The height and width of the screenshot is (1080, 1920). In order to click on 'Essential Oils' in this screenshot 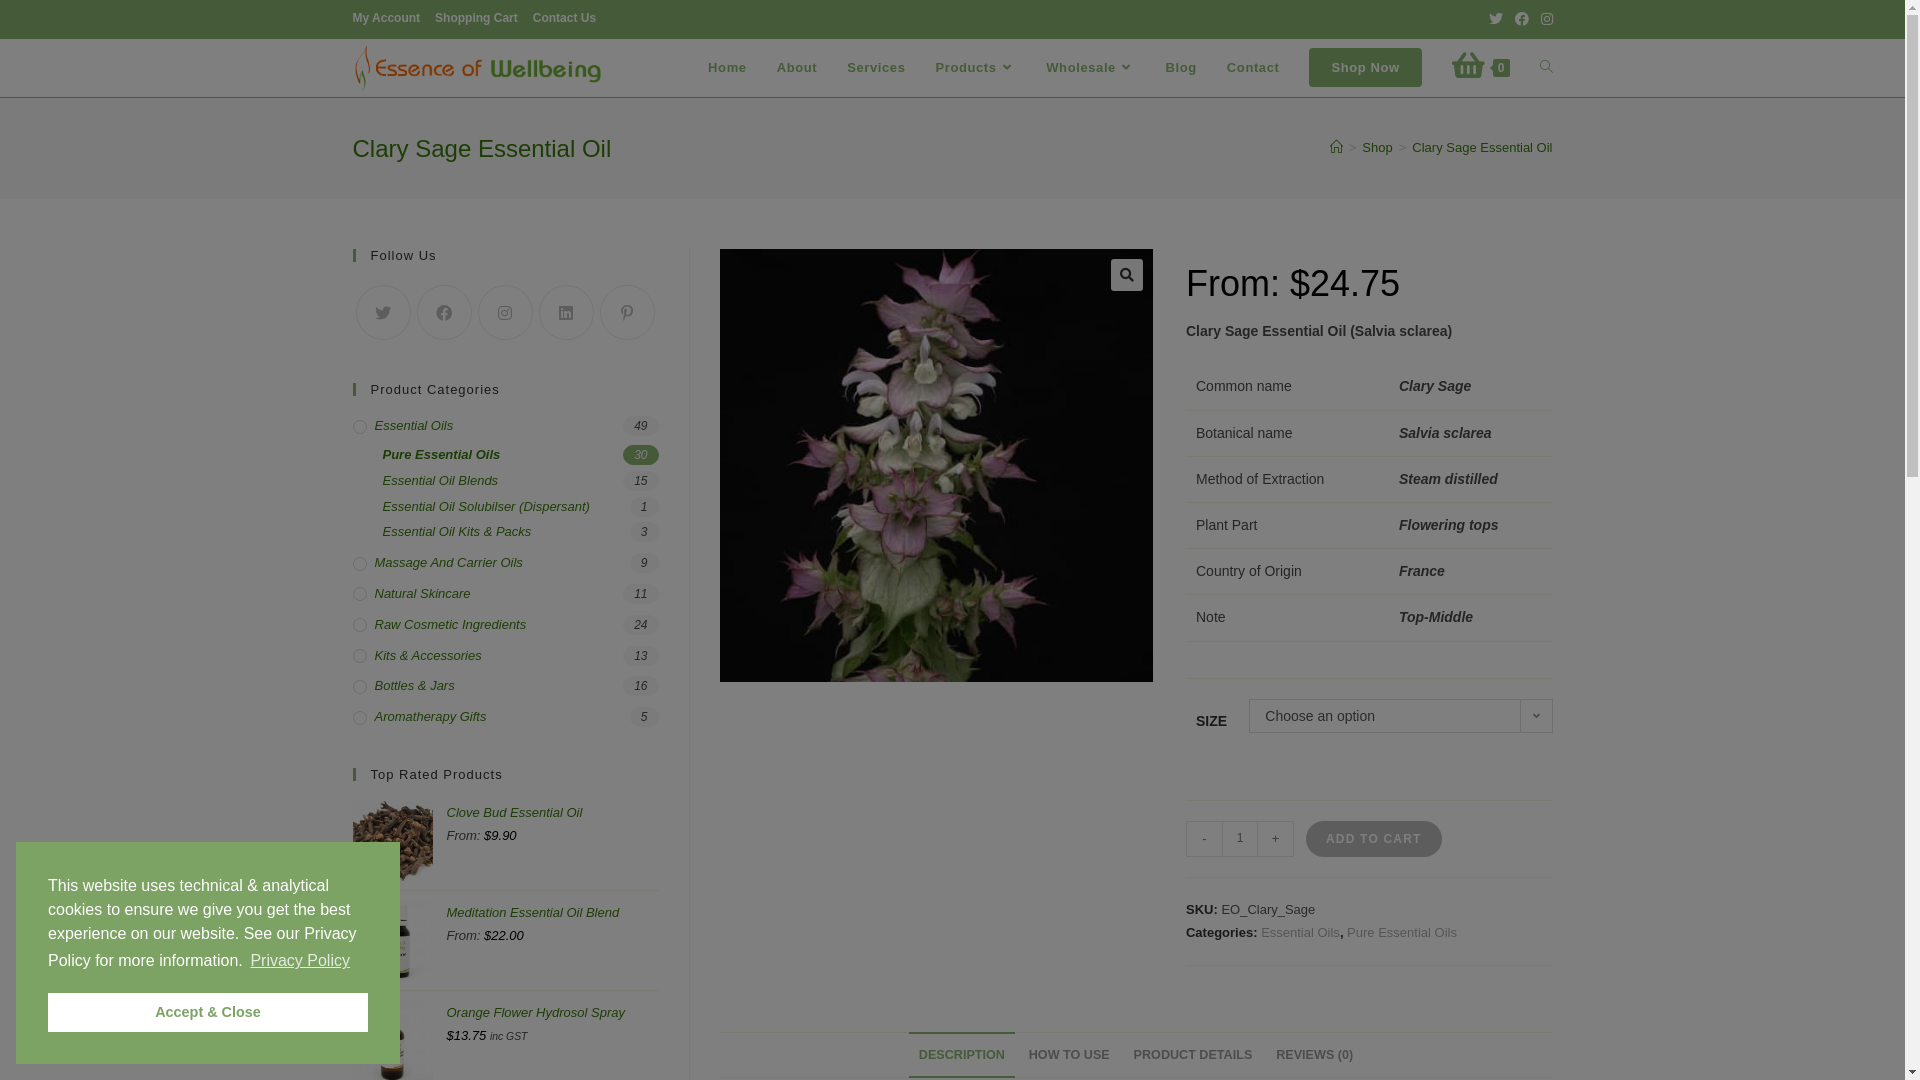, I will do `click(504, 425)`.